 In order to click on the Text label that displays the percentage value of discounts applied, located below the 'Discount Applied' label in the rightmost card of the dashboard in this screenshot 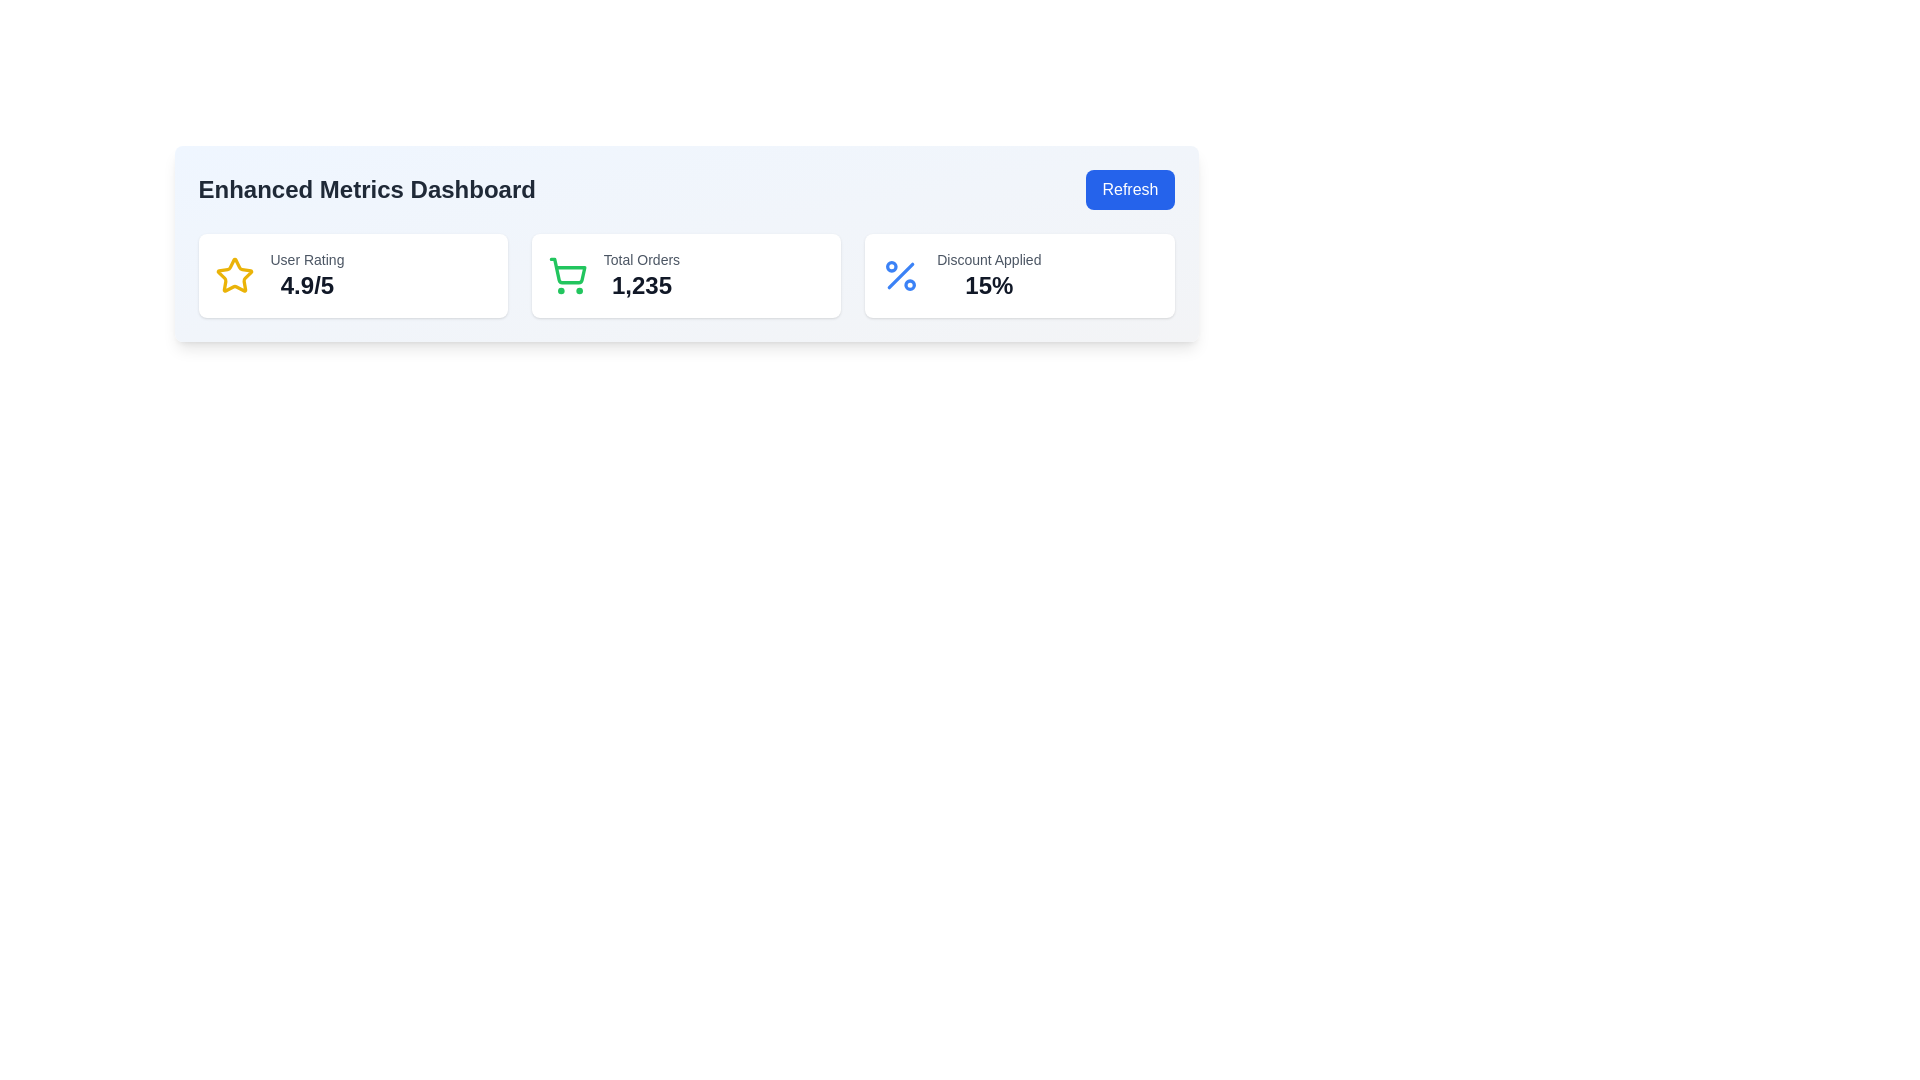, I will do `click(989, 285)`.